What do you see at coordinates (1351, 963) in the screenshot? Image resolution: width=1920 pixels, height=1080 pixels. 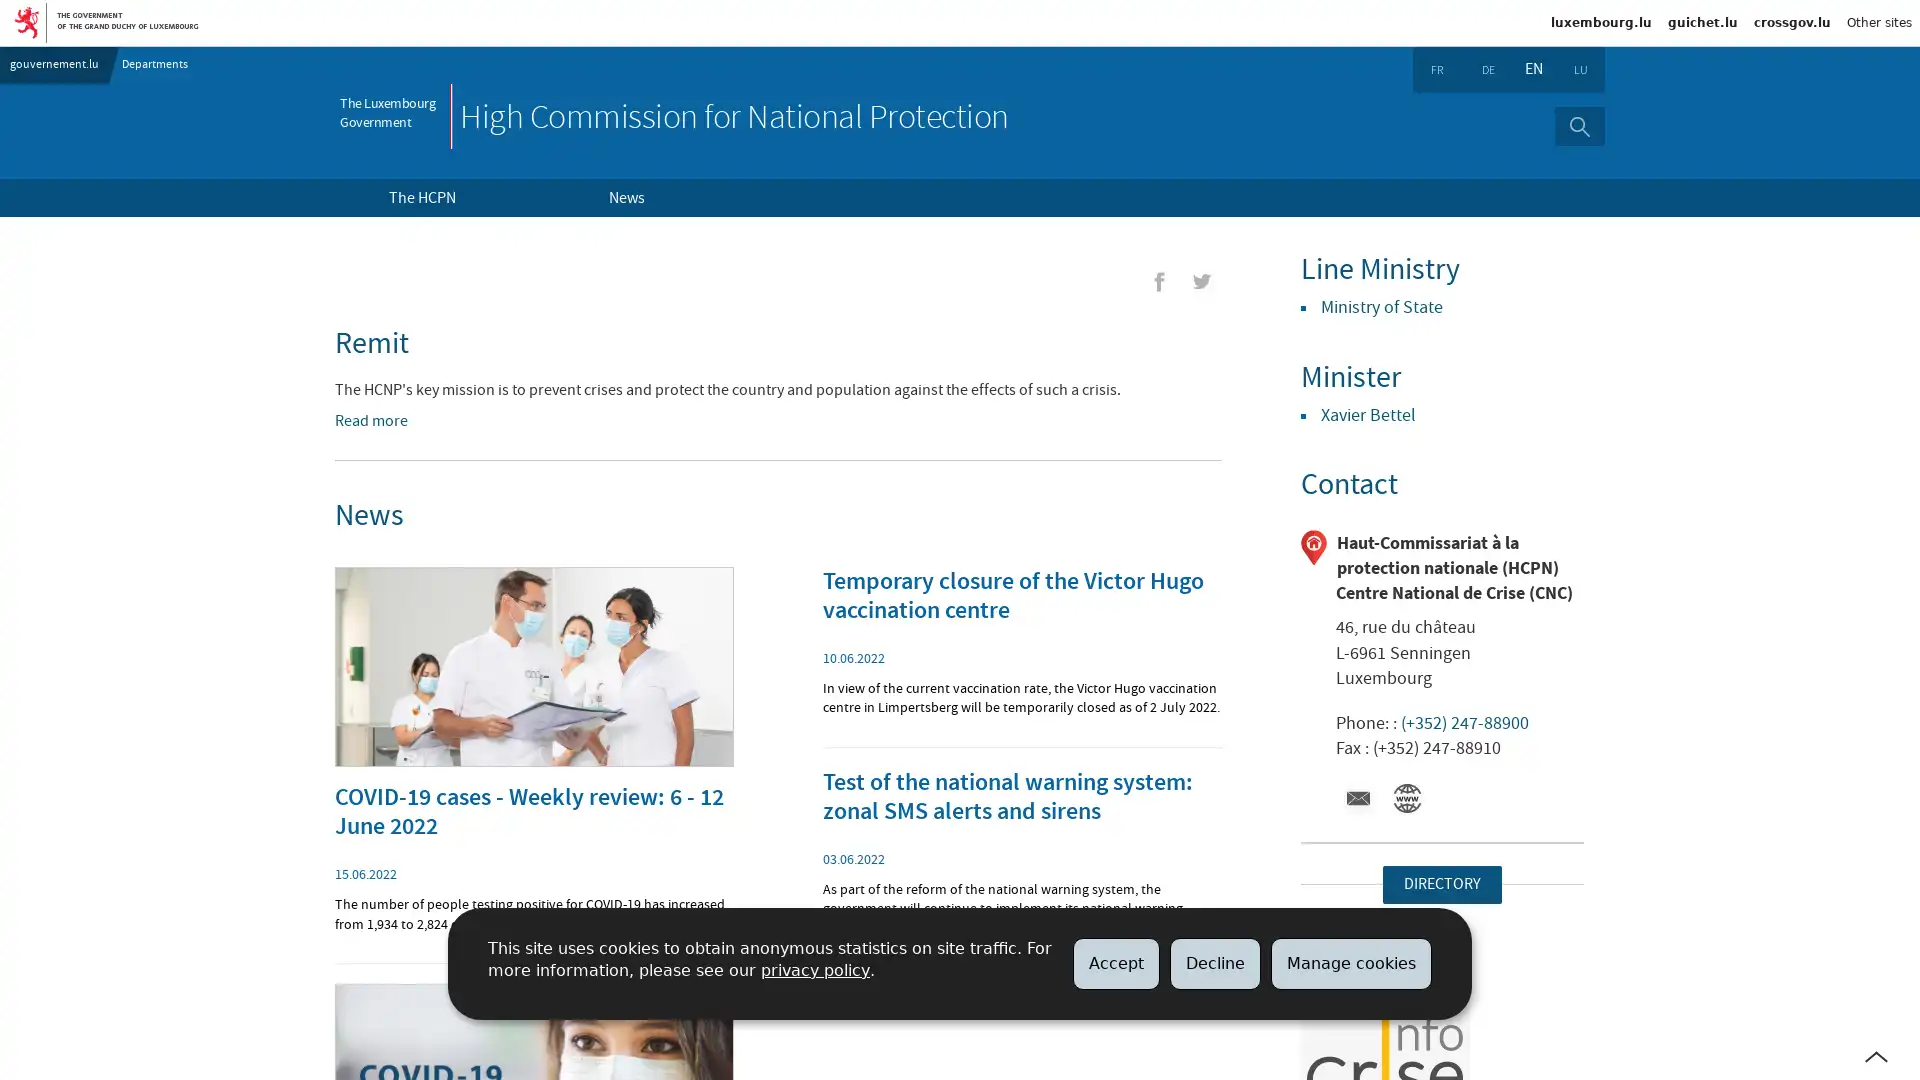 I see `Manage cookies` at bounding box center [1351, 963].